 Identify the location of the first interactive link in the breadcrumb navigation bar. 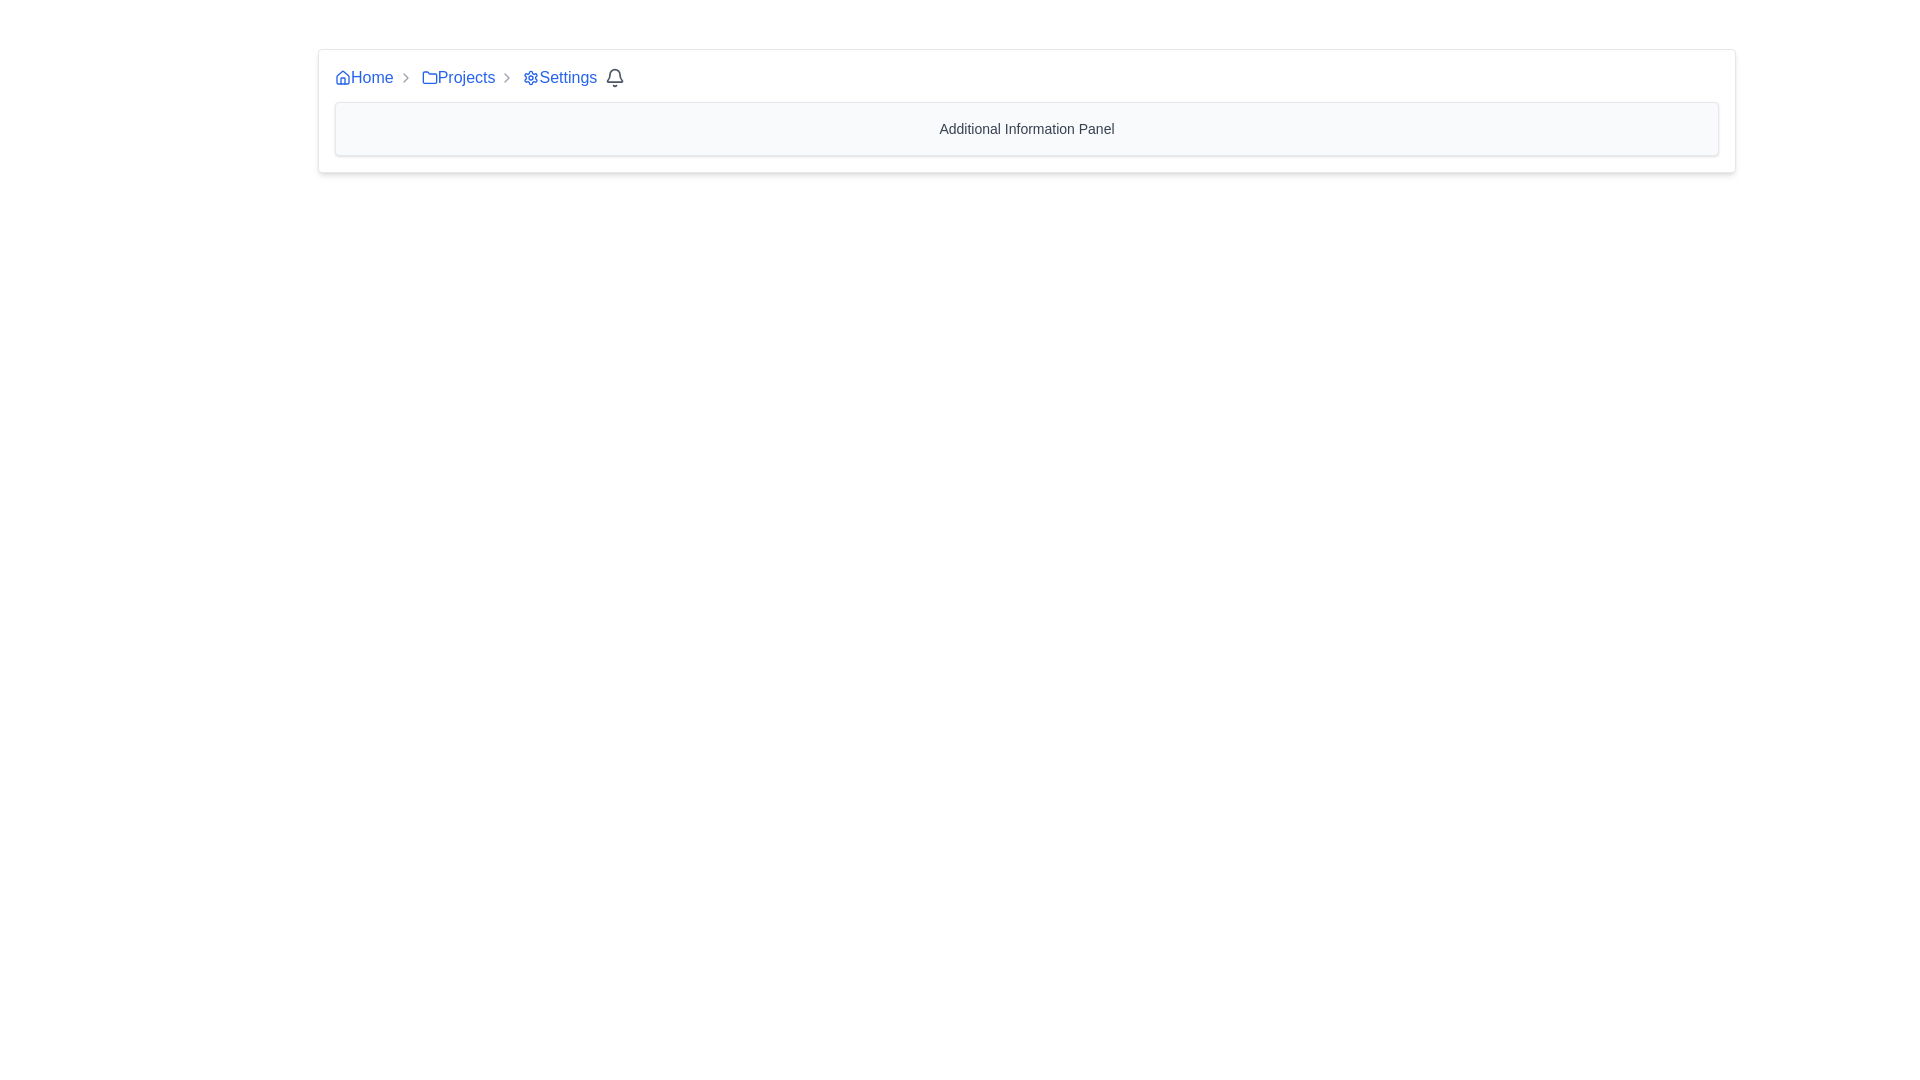
(364, 76).